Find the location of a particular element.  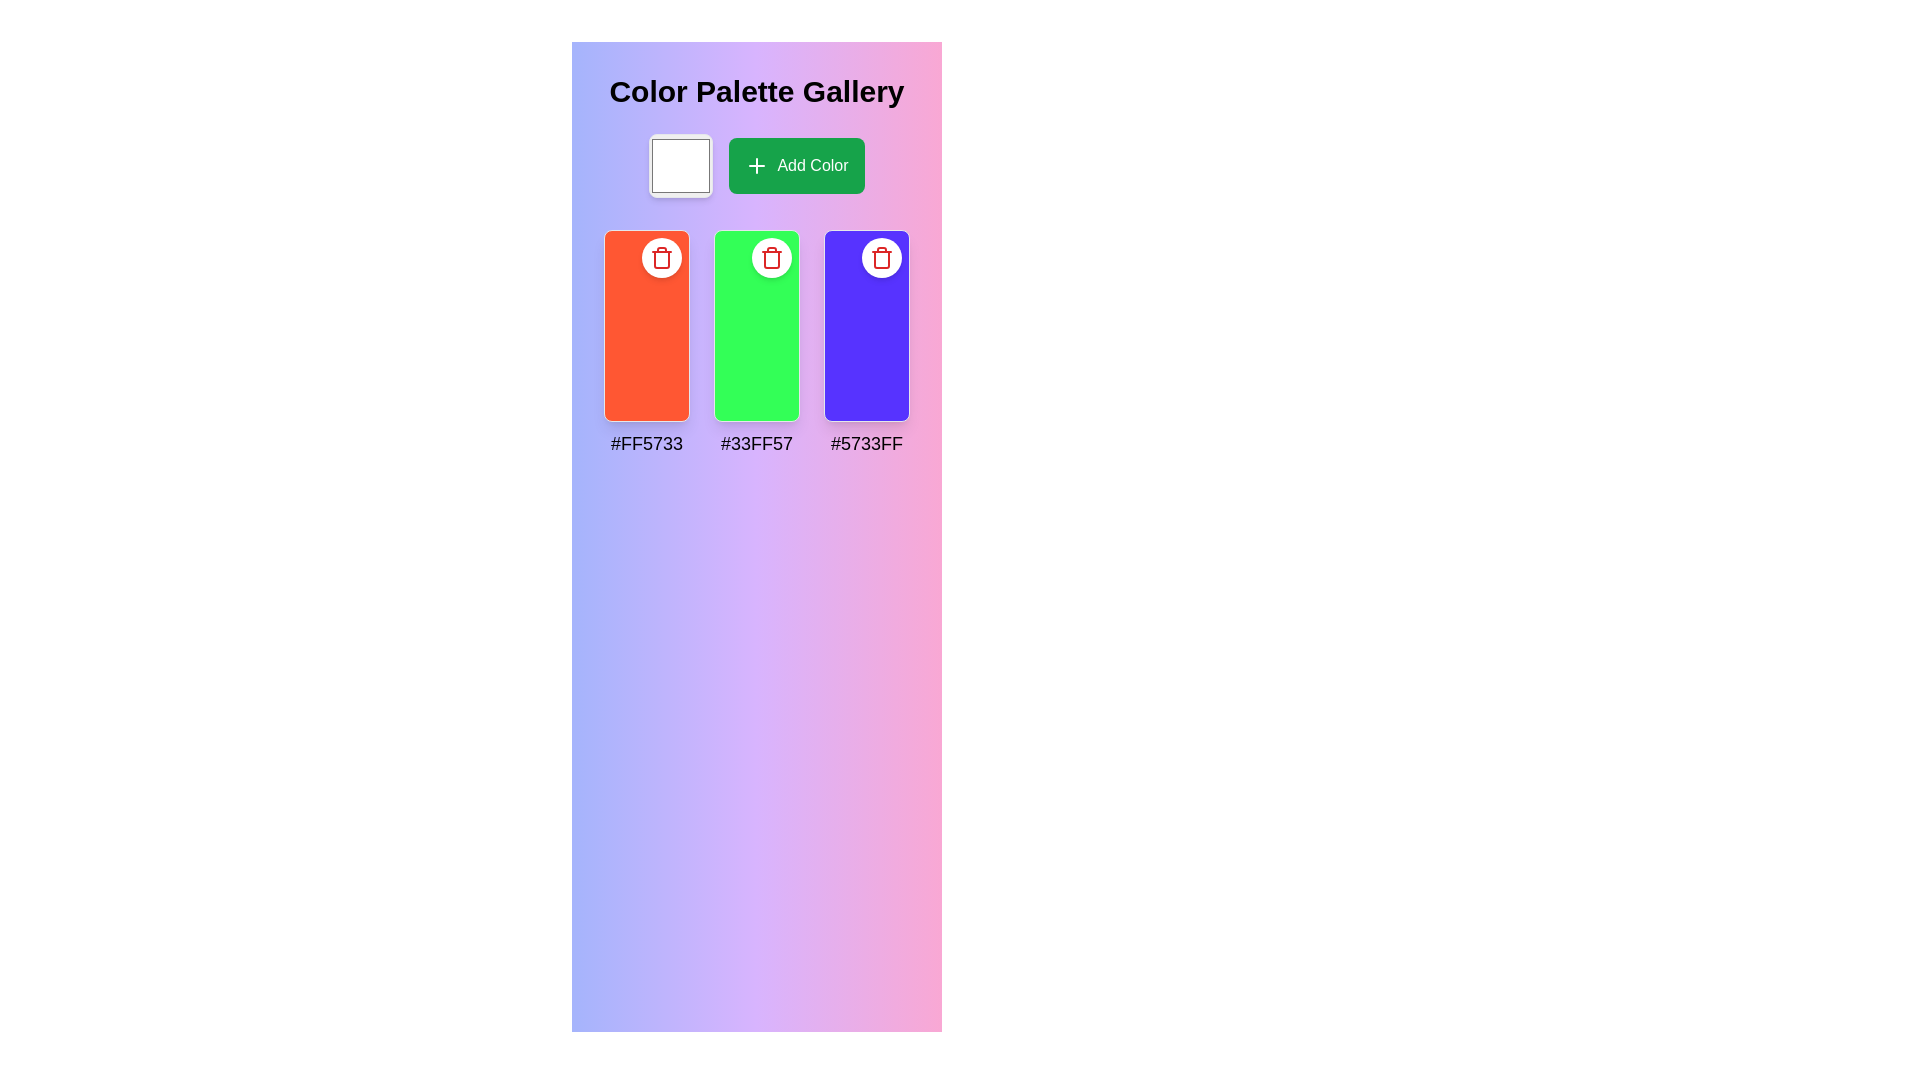

the descriptive label for the green palette item, which communicates the hexadecimal color code for the green color is located at coordinates (756, 442).